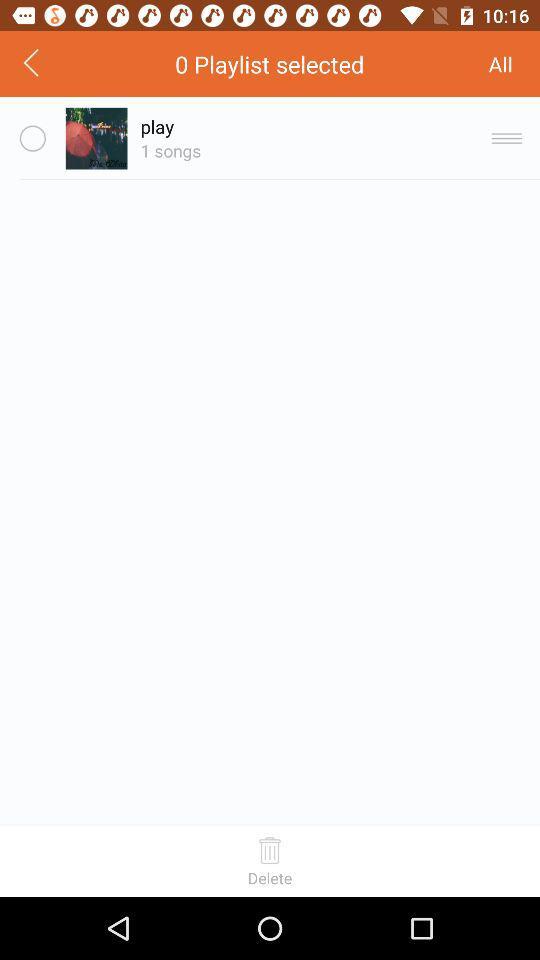  I want to click on the notifications icon, so click(521, 68).